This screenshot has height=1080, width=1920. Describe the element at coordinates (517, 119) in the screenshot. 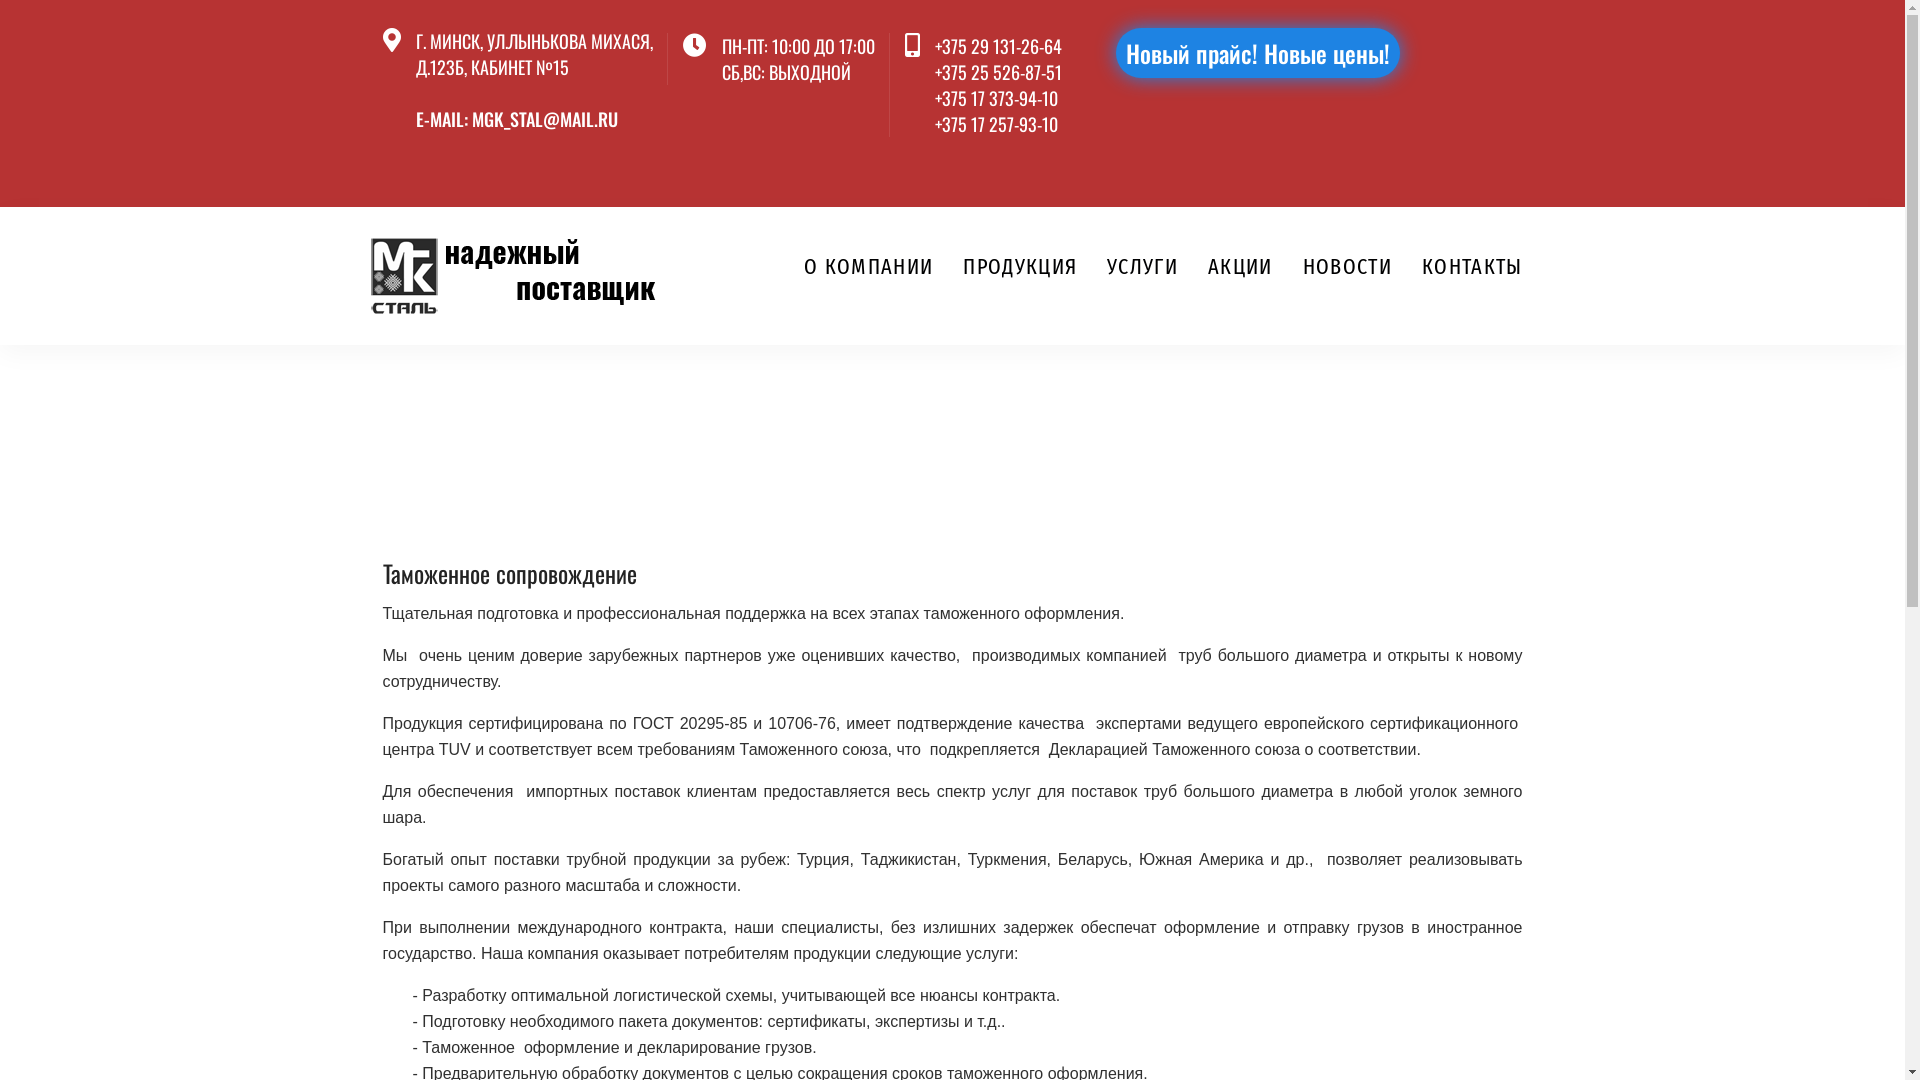

I see `'E-MAIL: MGK_STAL@MAIL.RU'` at that location.